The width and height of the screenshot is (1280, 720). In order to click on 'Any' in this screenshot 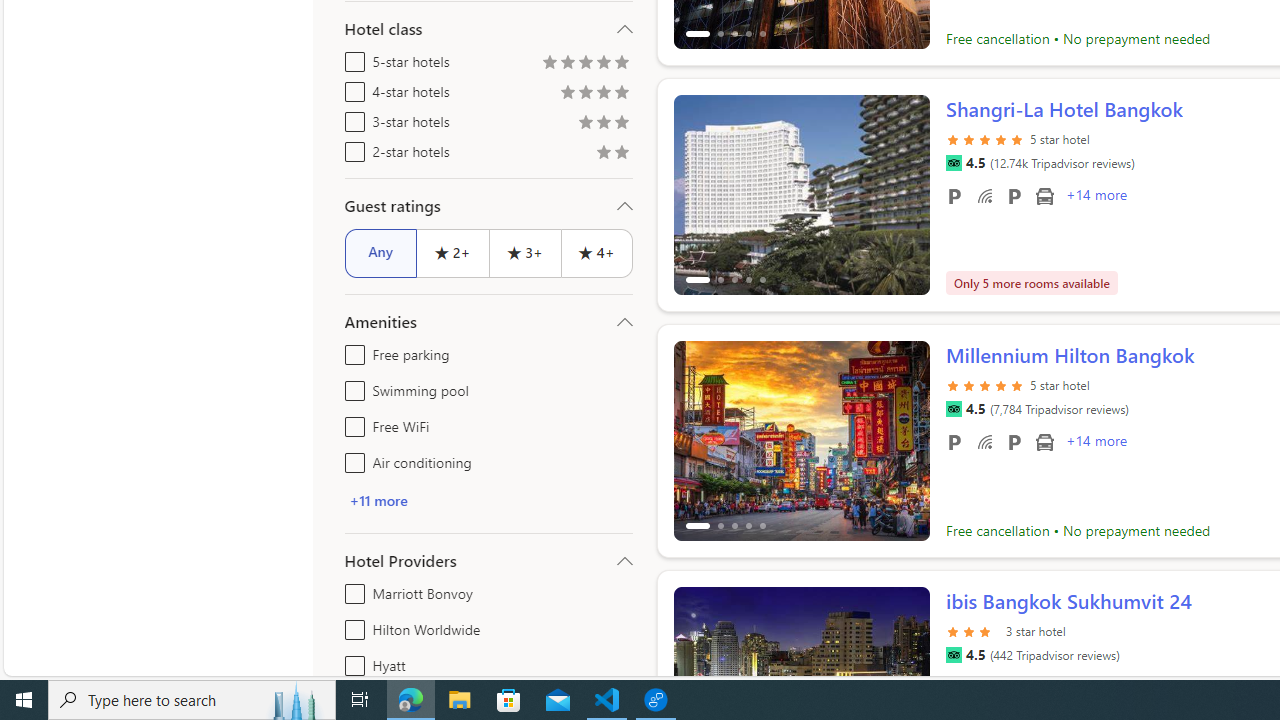, I will do `click(380, 252)`.